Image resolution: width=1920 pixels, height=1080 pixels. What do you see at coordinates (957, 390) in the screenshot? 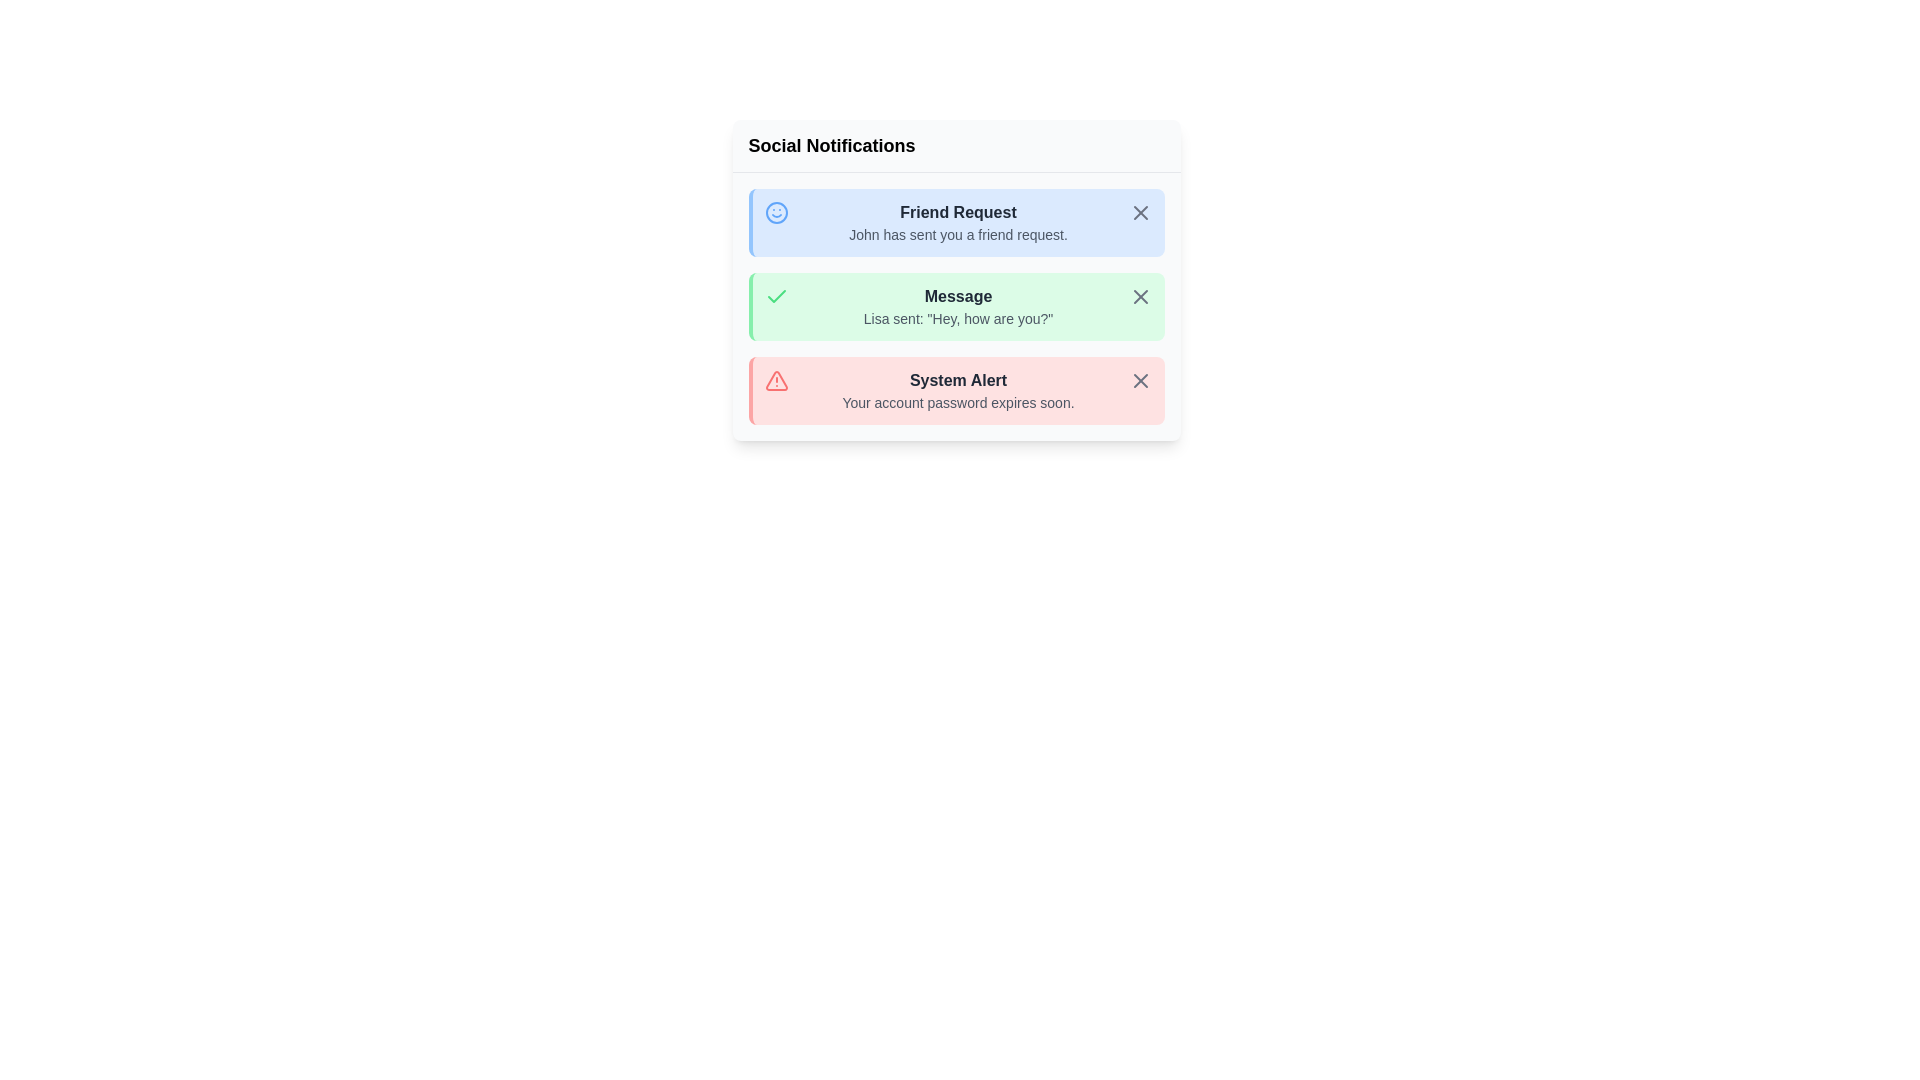
I see `the informational alert notification with a red background, containing the heading 'System Alert' and the text 'Your account password expires soon.'` at bounding box center [957, 390].